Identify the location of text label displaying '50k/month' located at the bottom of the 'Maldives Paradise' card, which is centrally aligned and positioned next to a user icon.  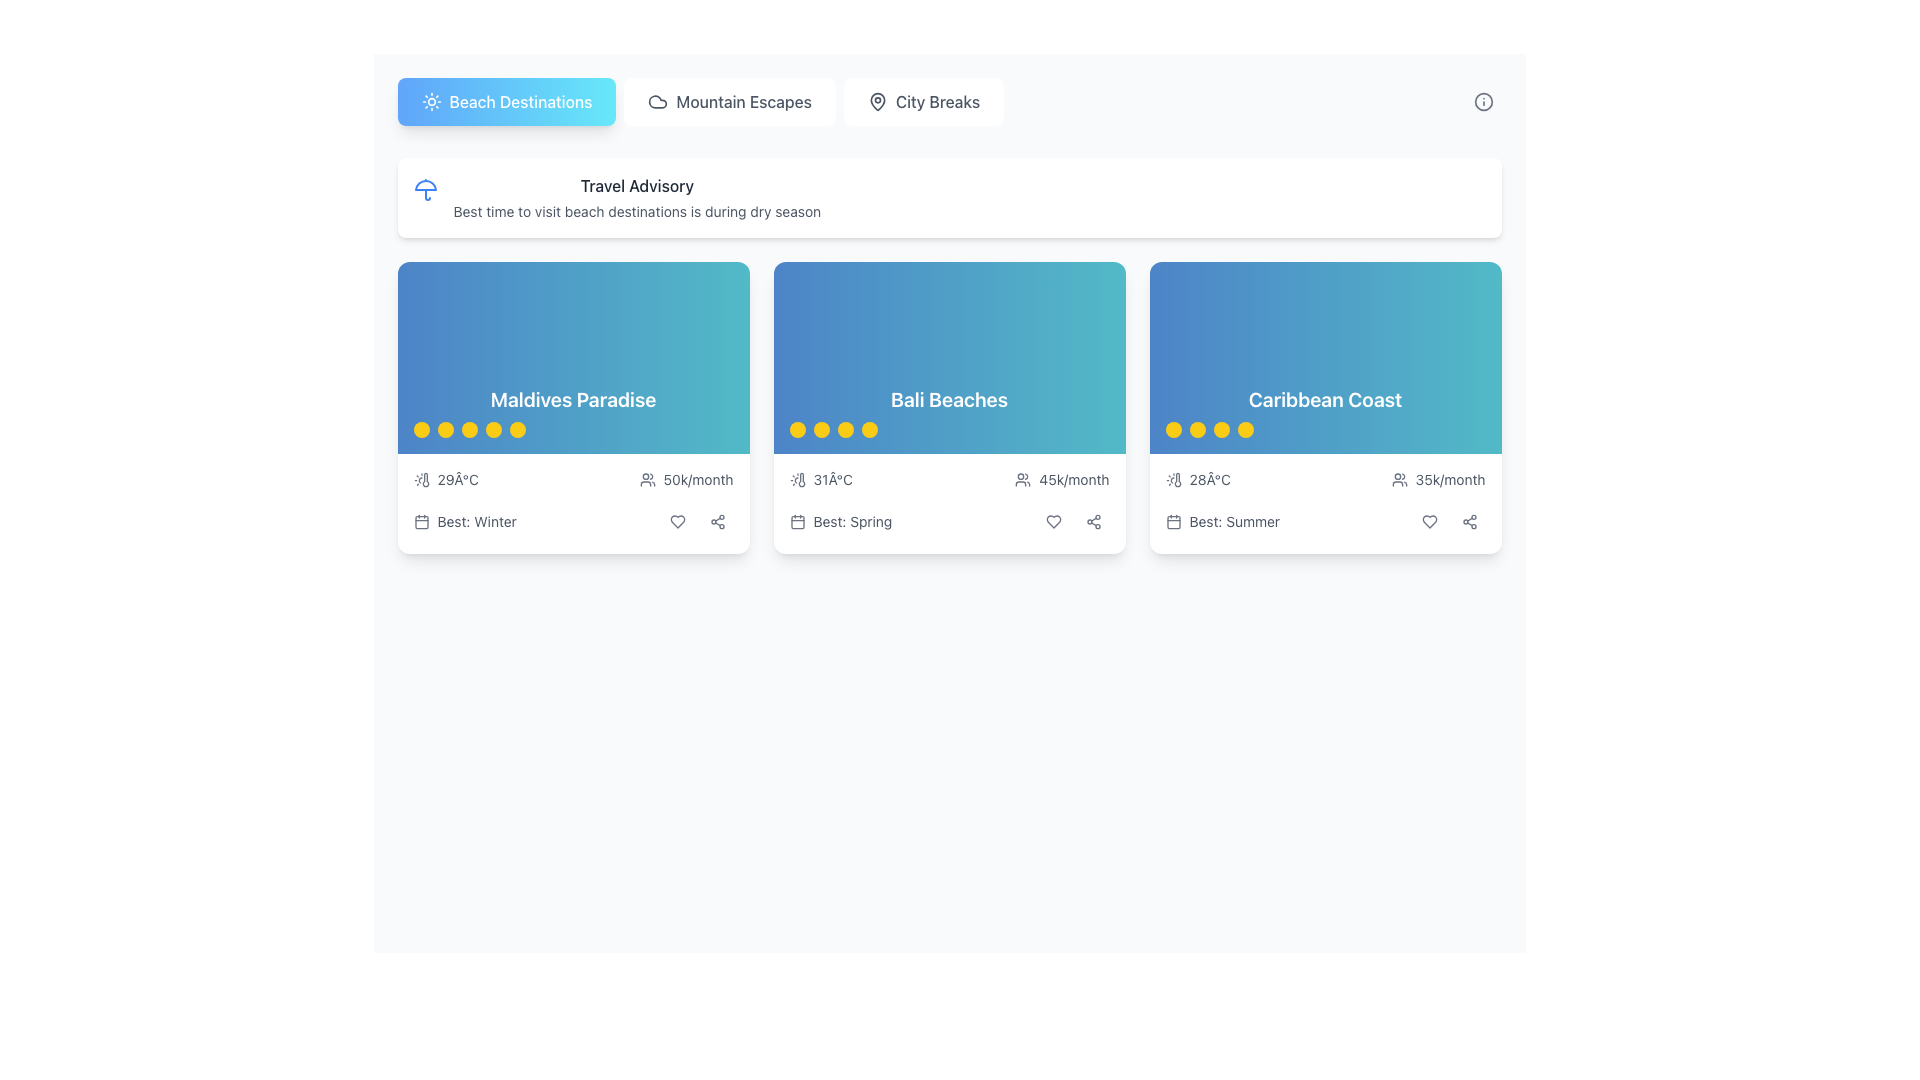
(698, 479).